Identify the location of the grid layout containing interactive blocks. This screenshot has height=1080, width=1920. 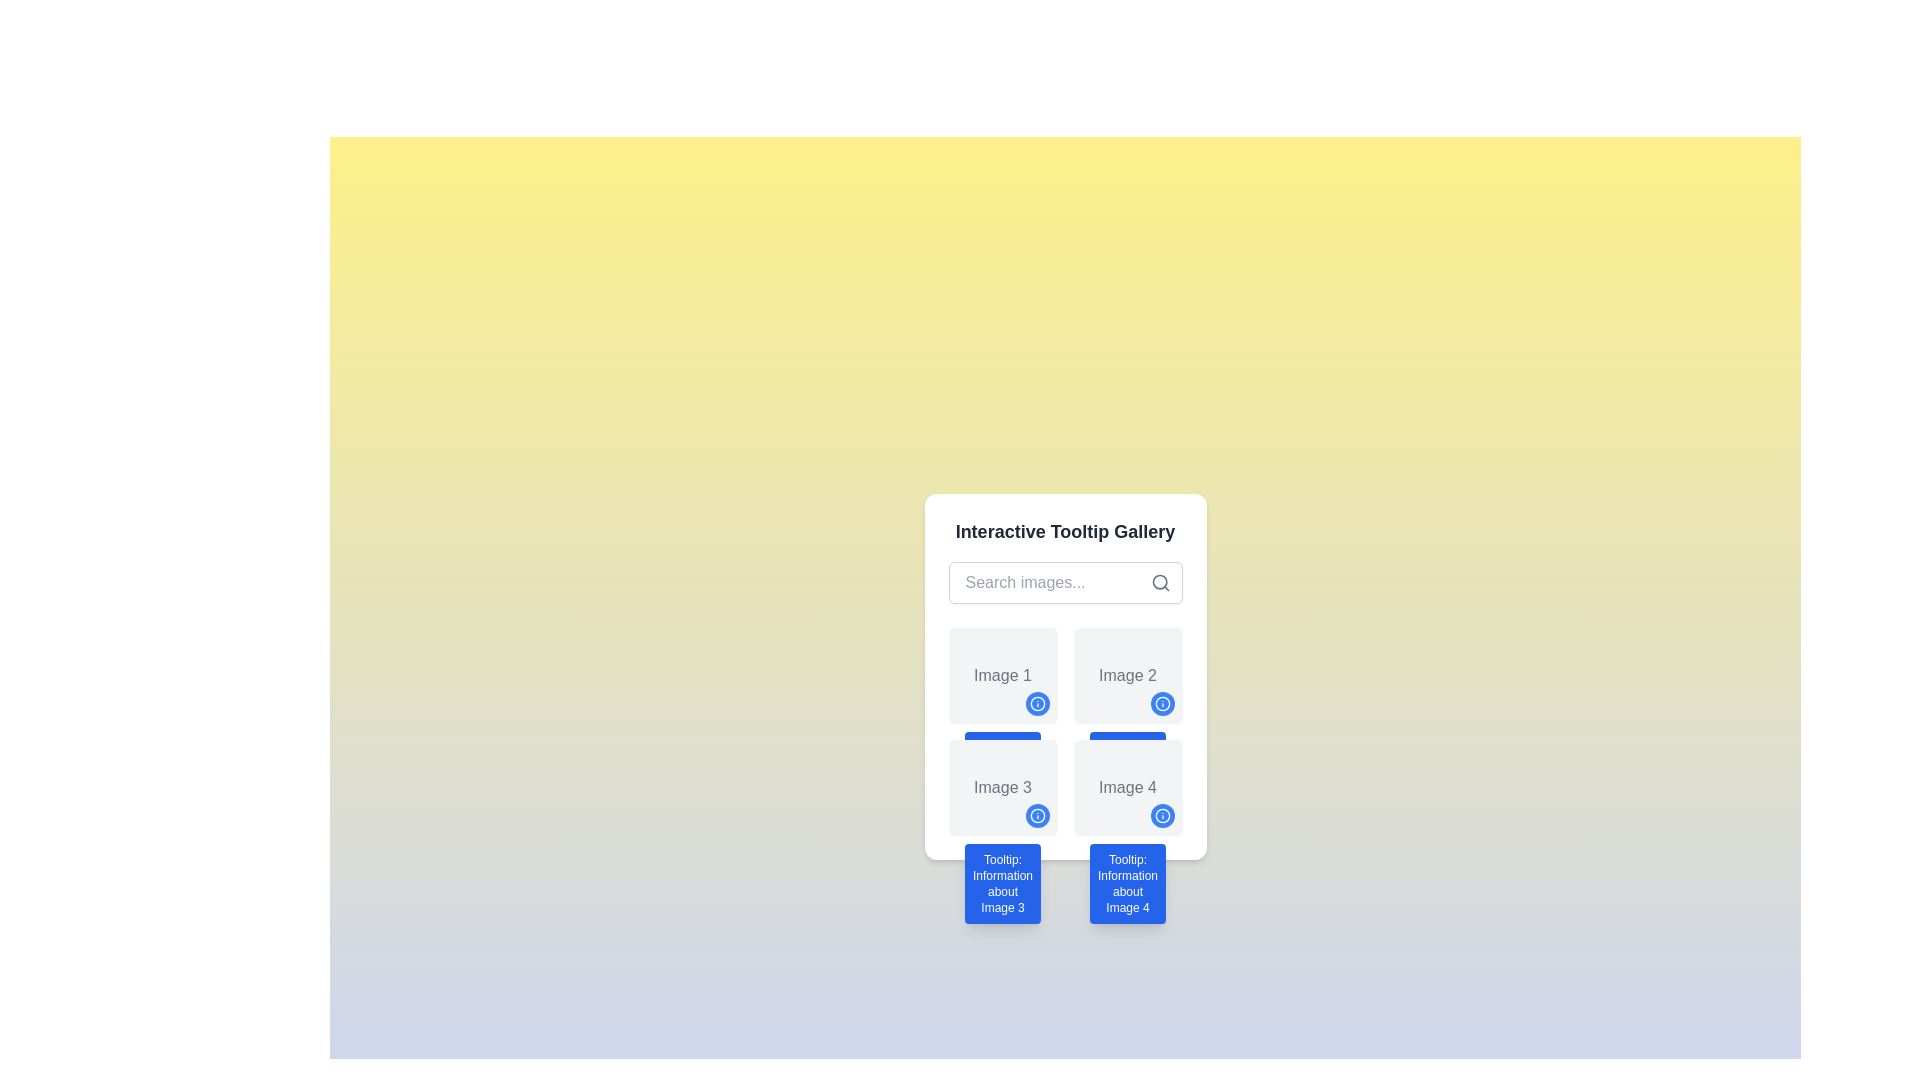
(1064, 732).